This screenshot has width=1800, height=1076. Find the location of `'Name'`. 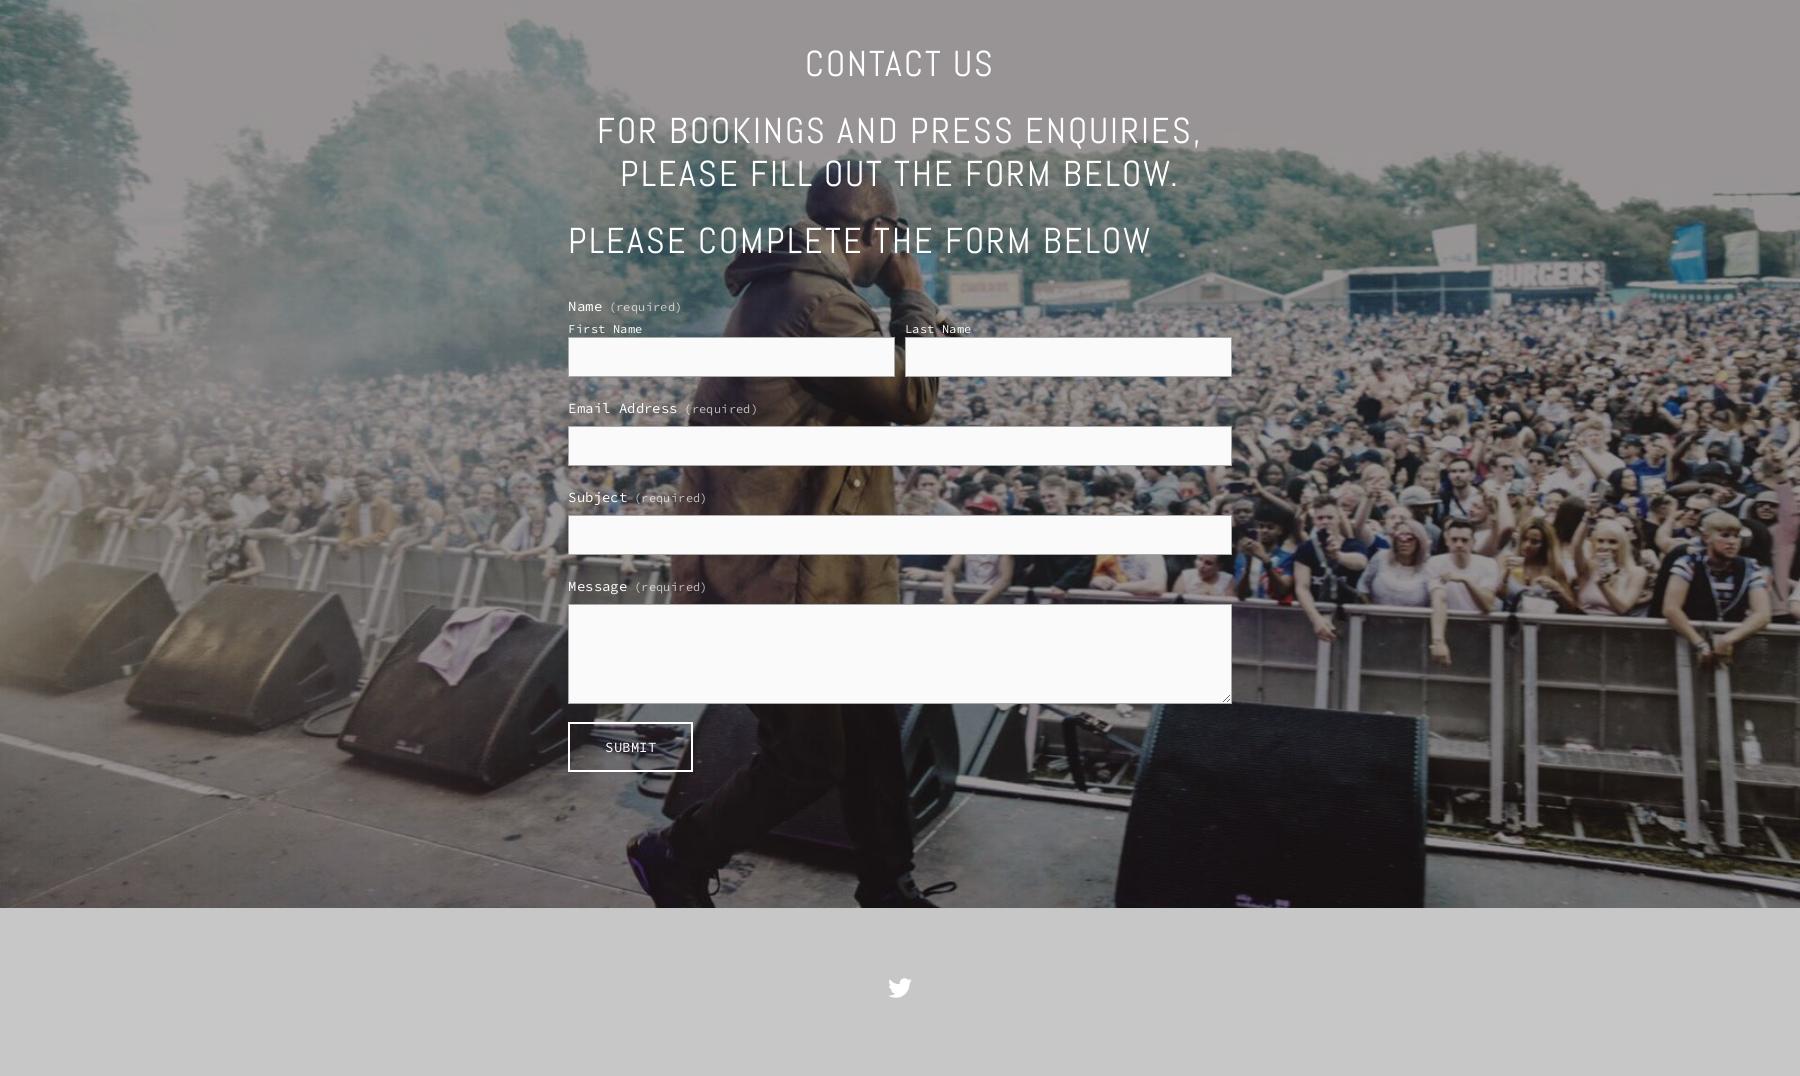

'Name' is located at coordinates (584, 305).